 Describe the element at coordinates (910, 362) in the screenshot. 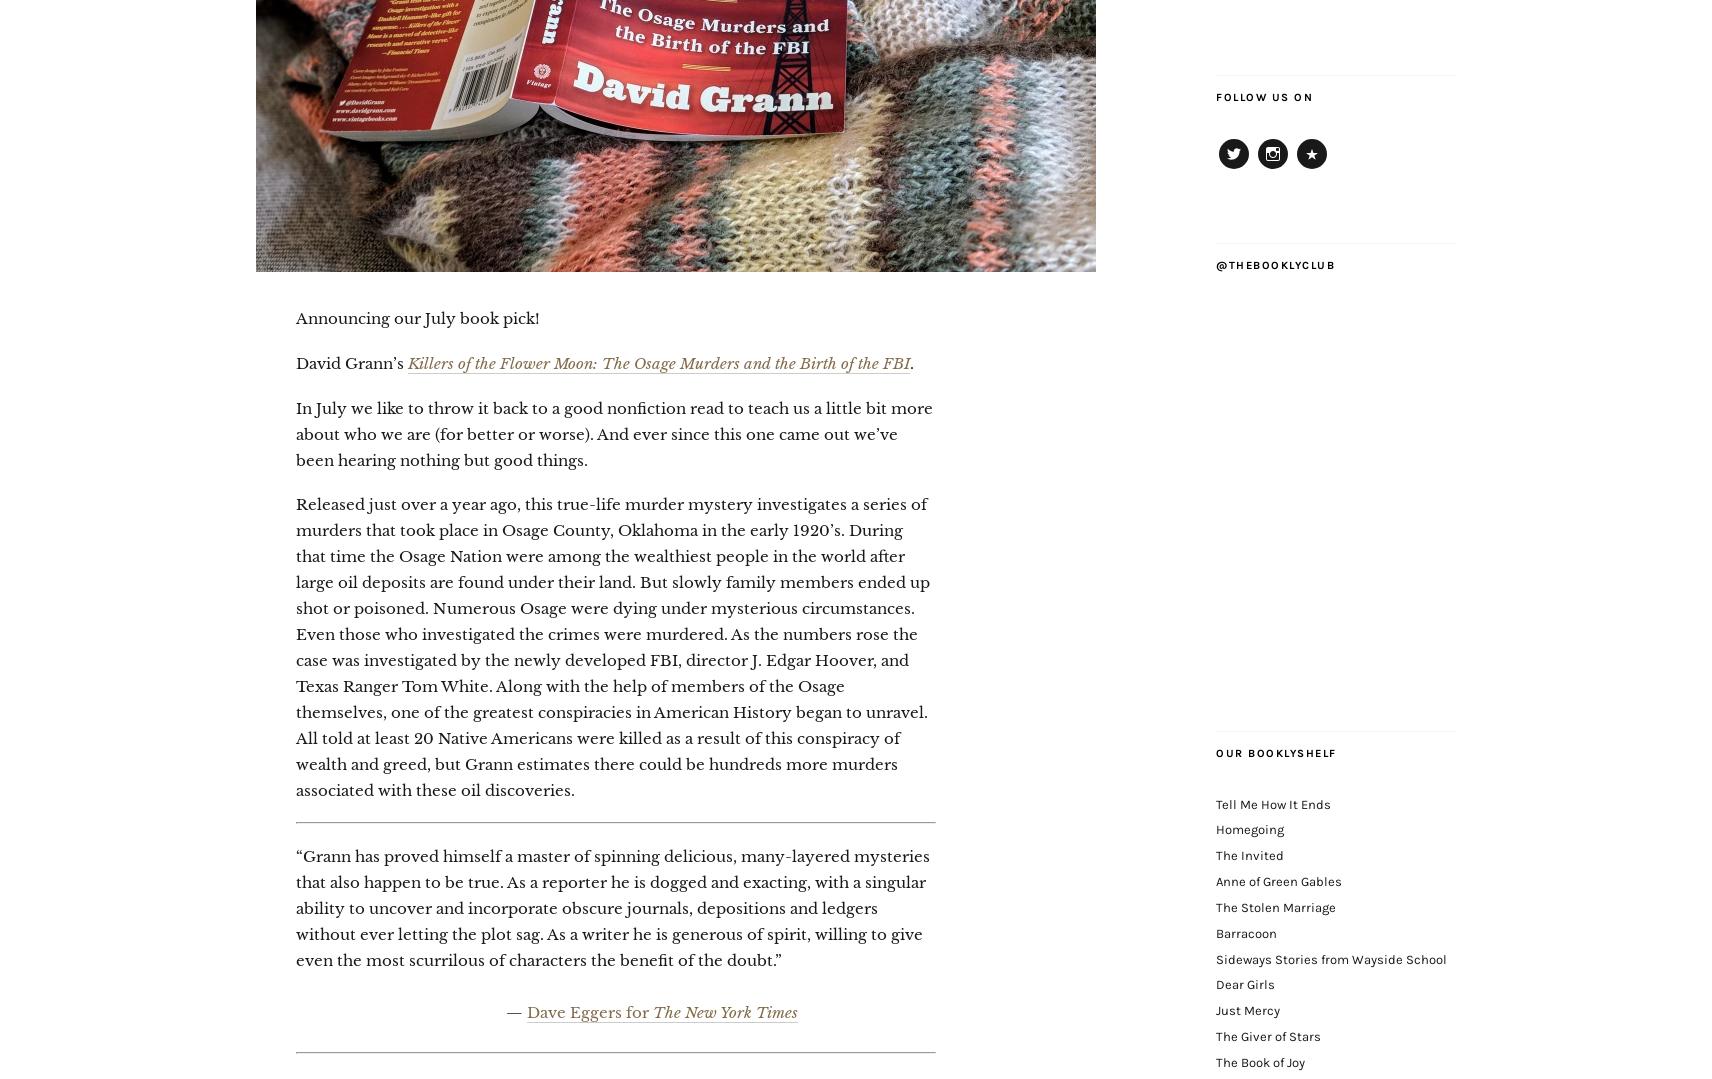

I see `'.'` at that location.